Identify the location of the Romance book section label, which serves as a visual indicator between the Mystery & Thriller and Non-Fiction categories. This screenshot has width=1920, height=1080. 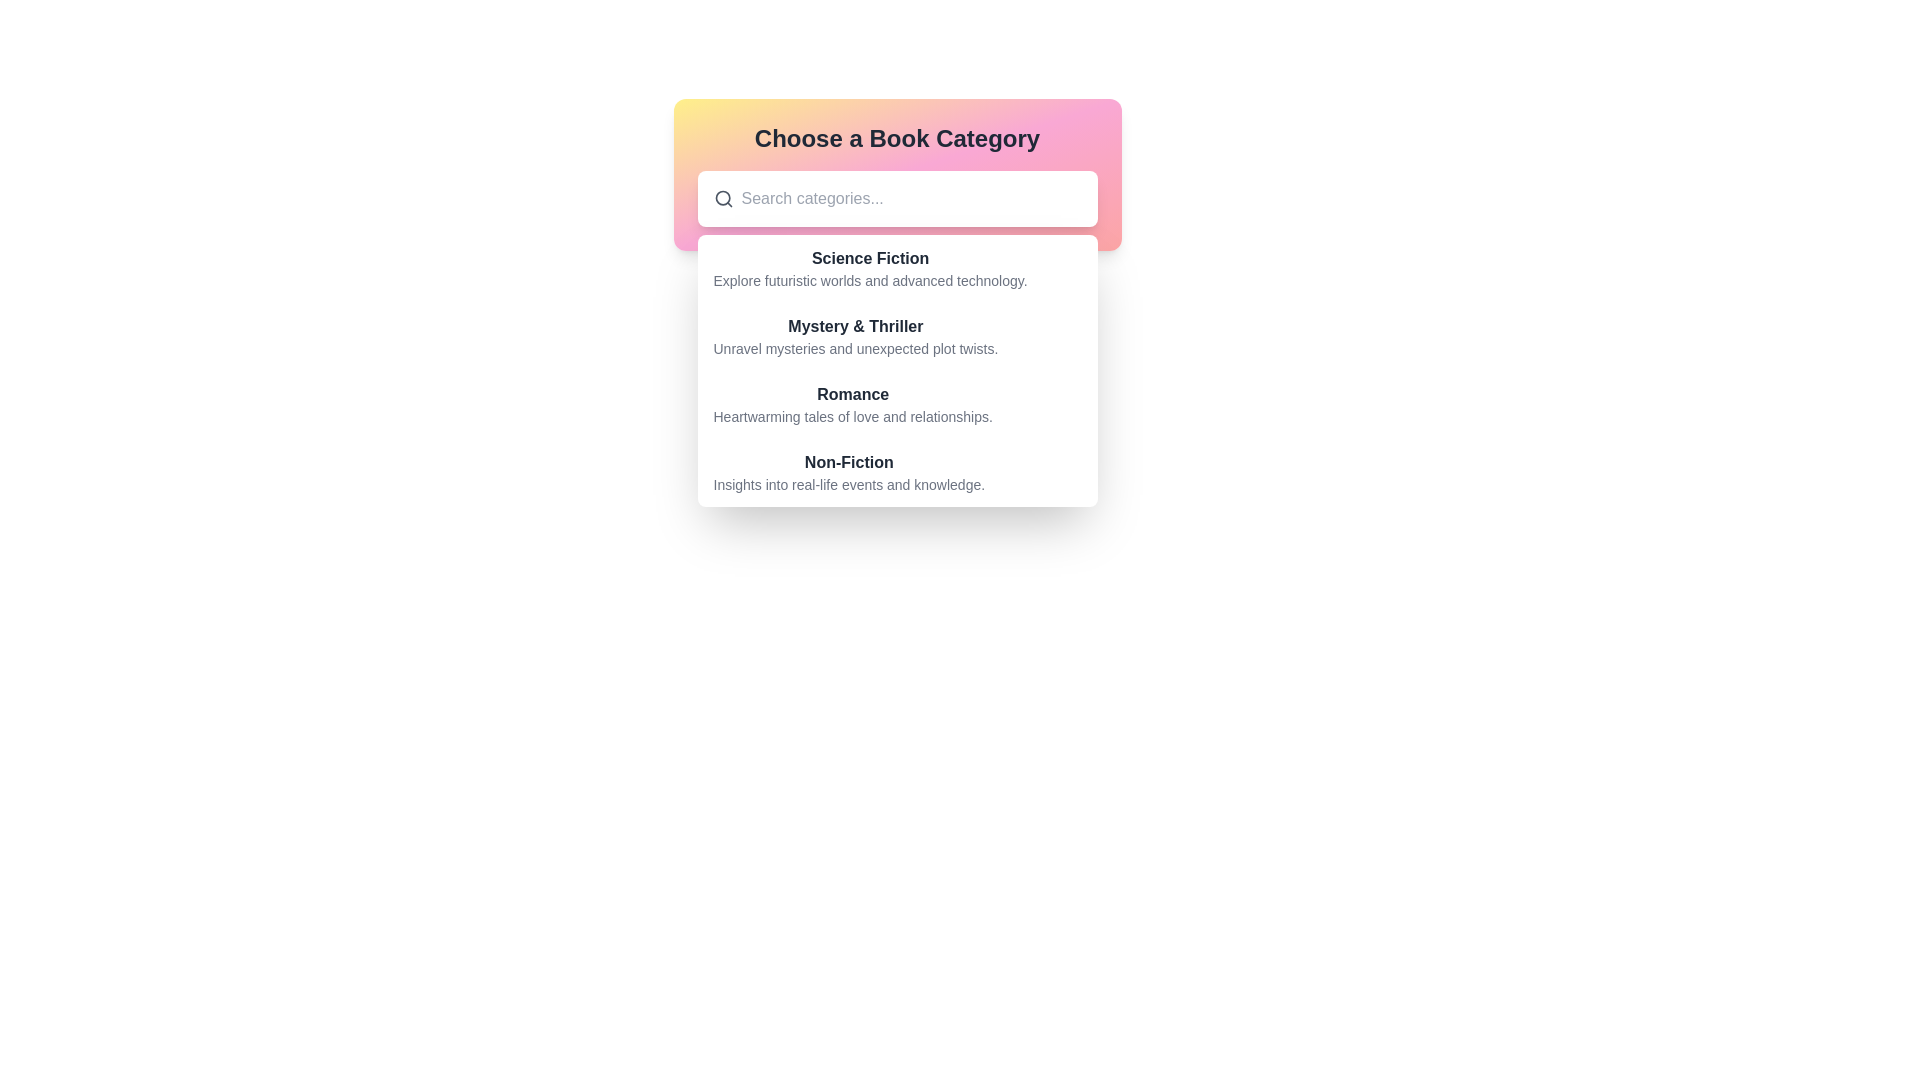
(853, 394).